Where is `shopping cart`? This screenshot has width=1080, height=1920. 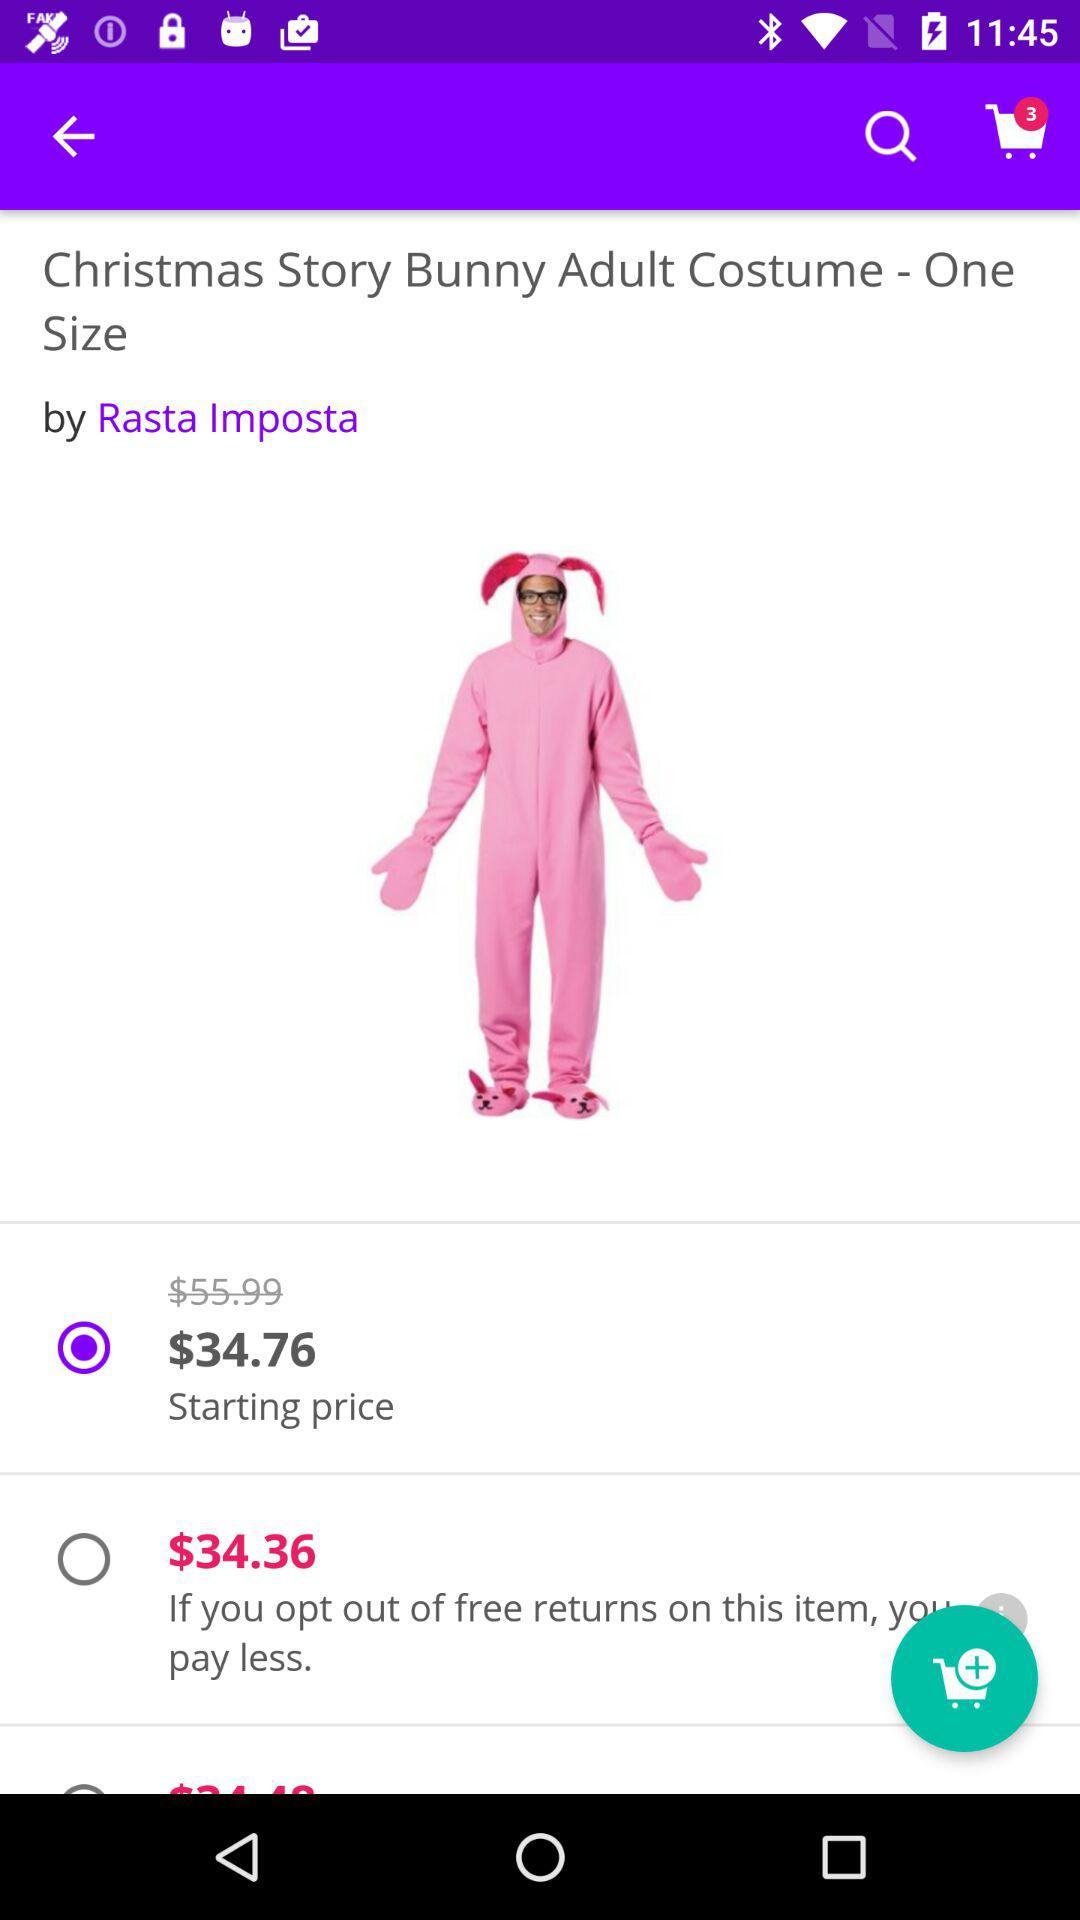 shopping cart is located at coordinates (963, 1678).